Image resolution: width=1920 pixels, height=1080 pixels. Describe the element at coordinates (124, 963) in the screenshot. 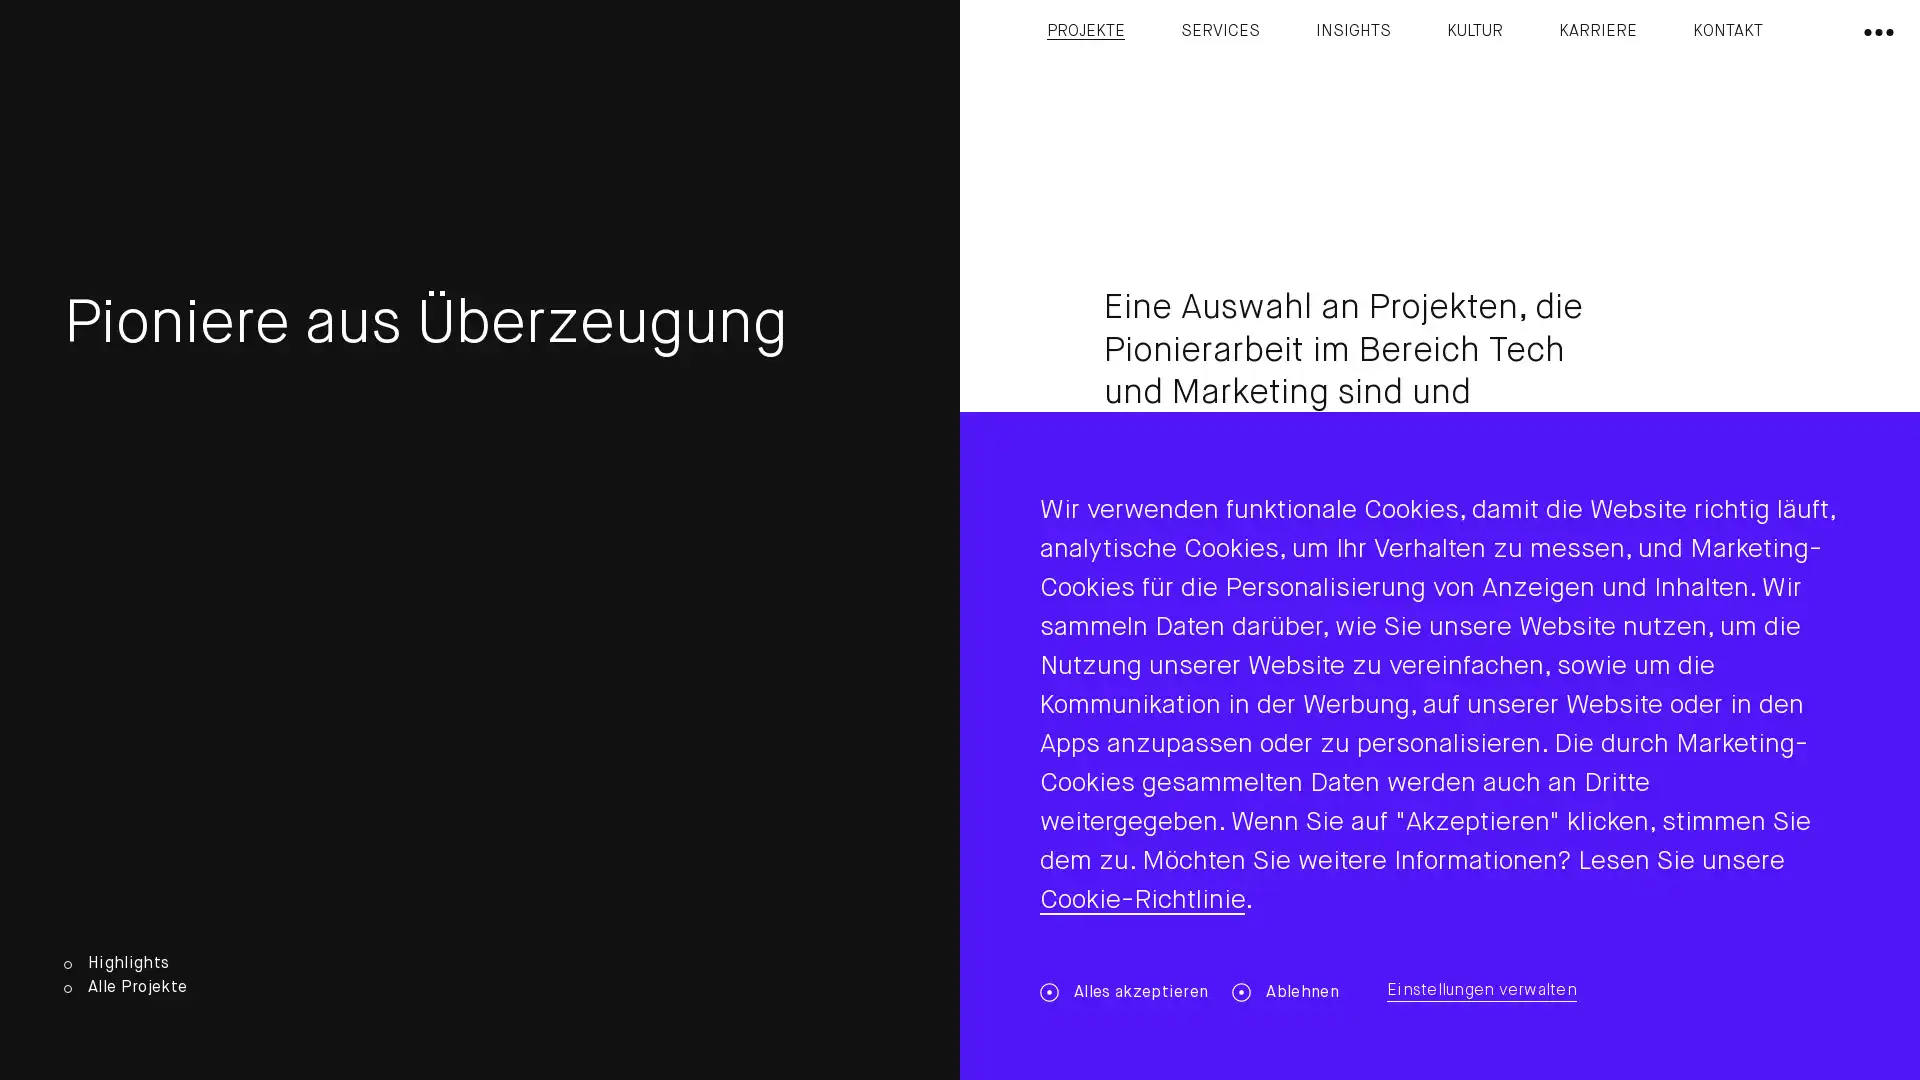

I see `Highlights` at that location.